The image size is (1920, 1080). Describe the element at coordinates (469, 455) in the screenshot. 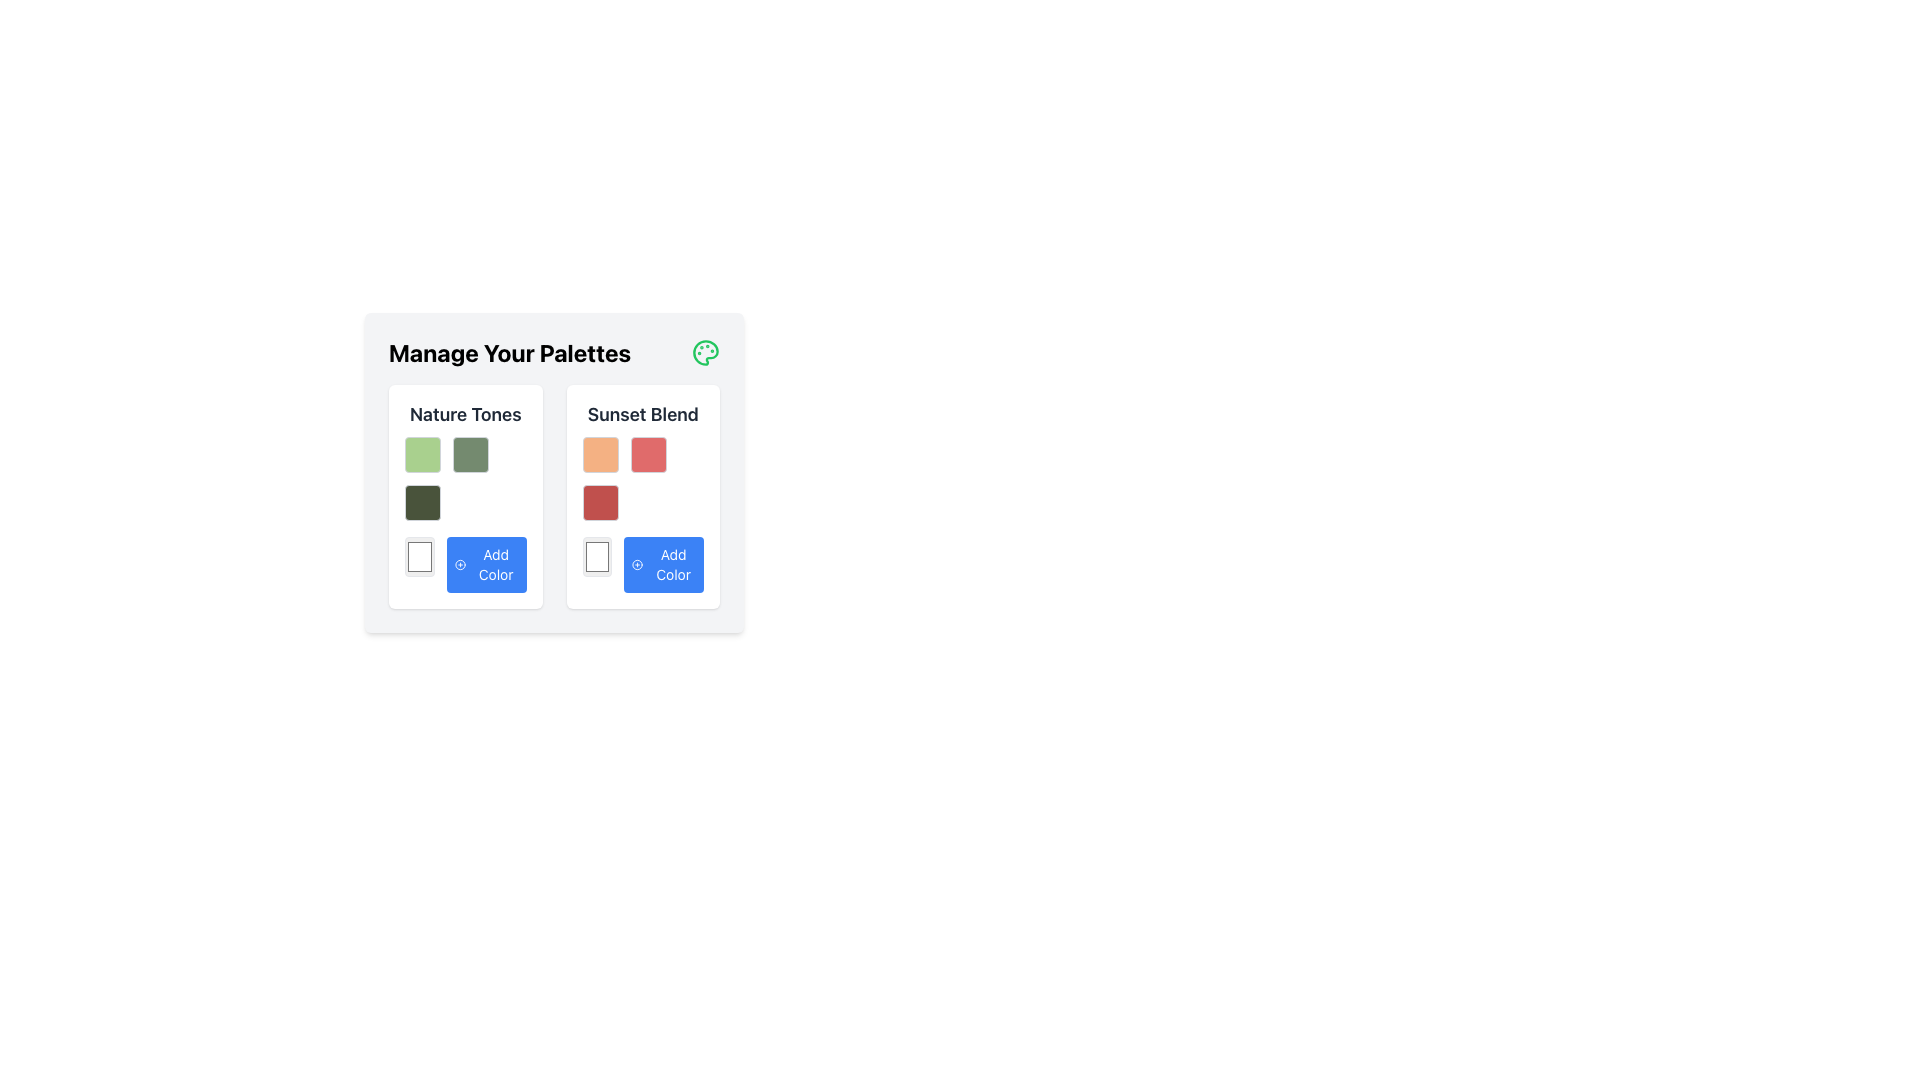

I see `the second color tile in the 2x2 grid under the 'Nature Tones' category` at that location.